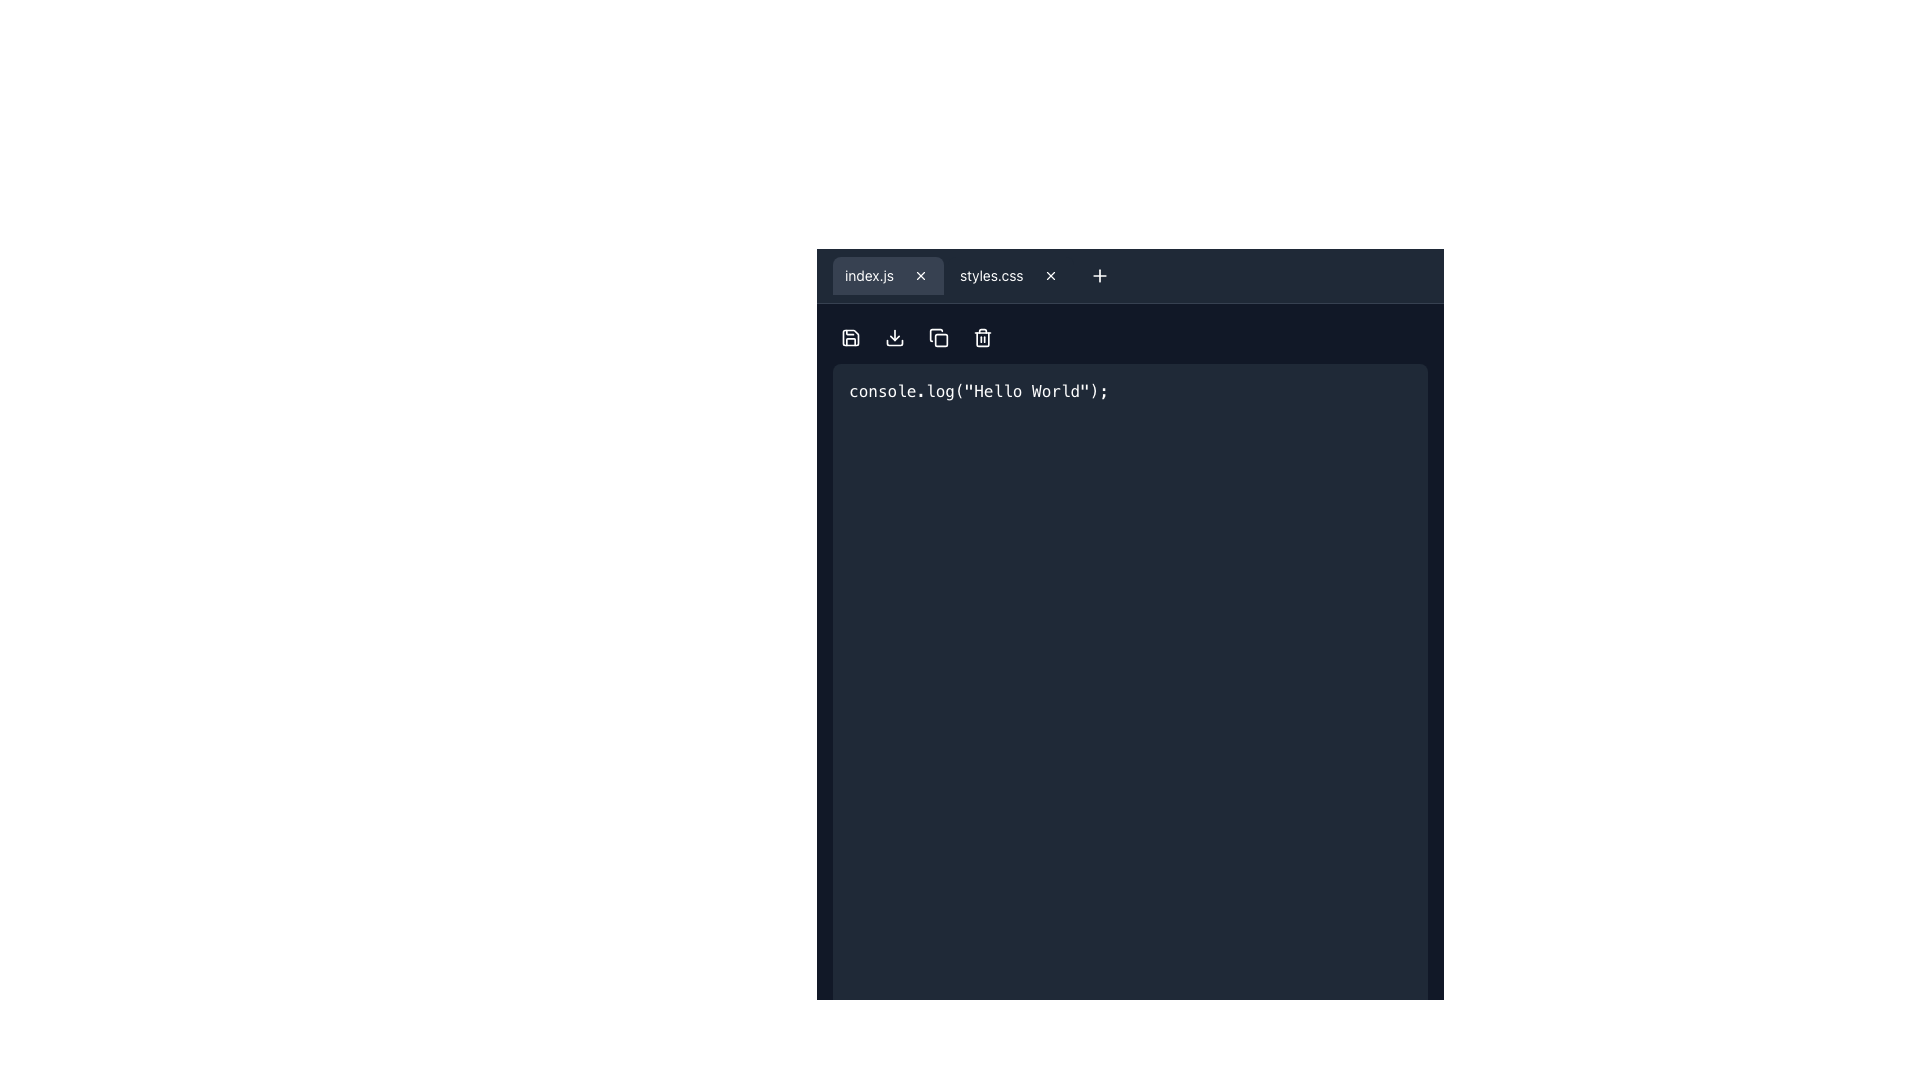 This screenshot has width=1920, height=1080. I want to click on the 'copy' icon, which is a square icon with rounded corners, styled with no visible fill and a stroke border, located centrally in the application's toolbar, so click(940, 339).